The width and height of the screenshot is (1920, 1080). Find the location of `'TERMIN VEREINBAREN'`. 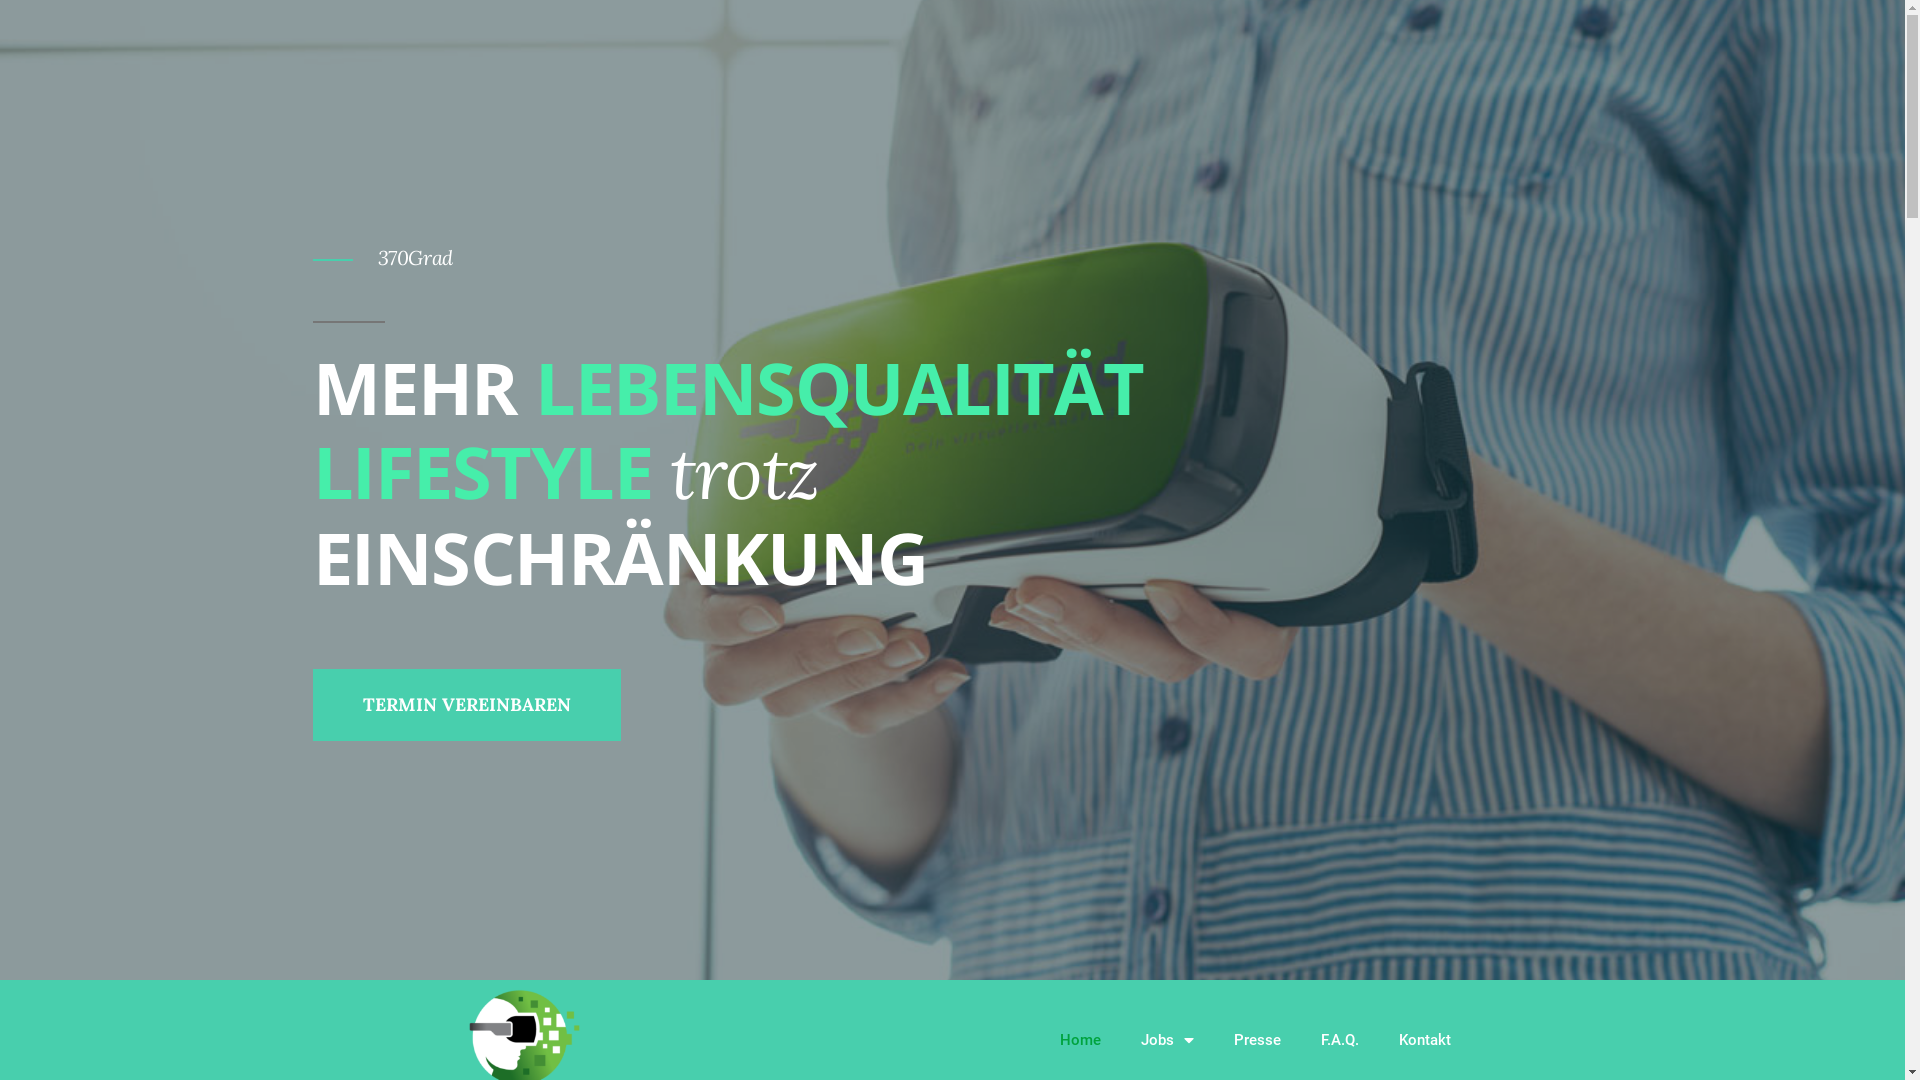

'TERMIN VEREINBAREN' is located at coordinates (464, 704).